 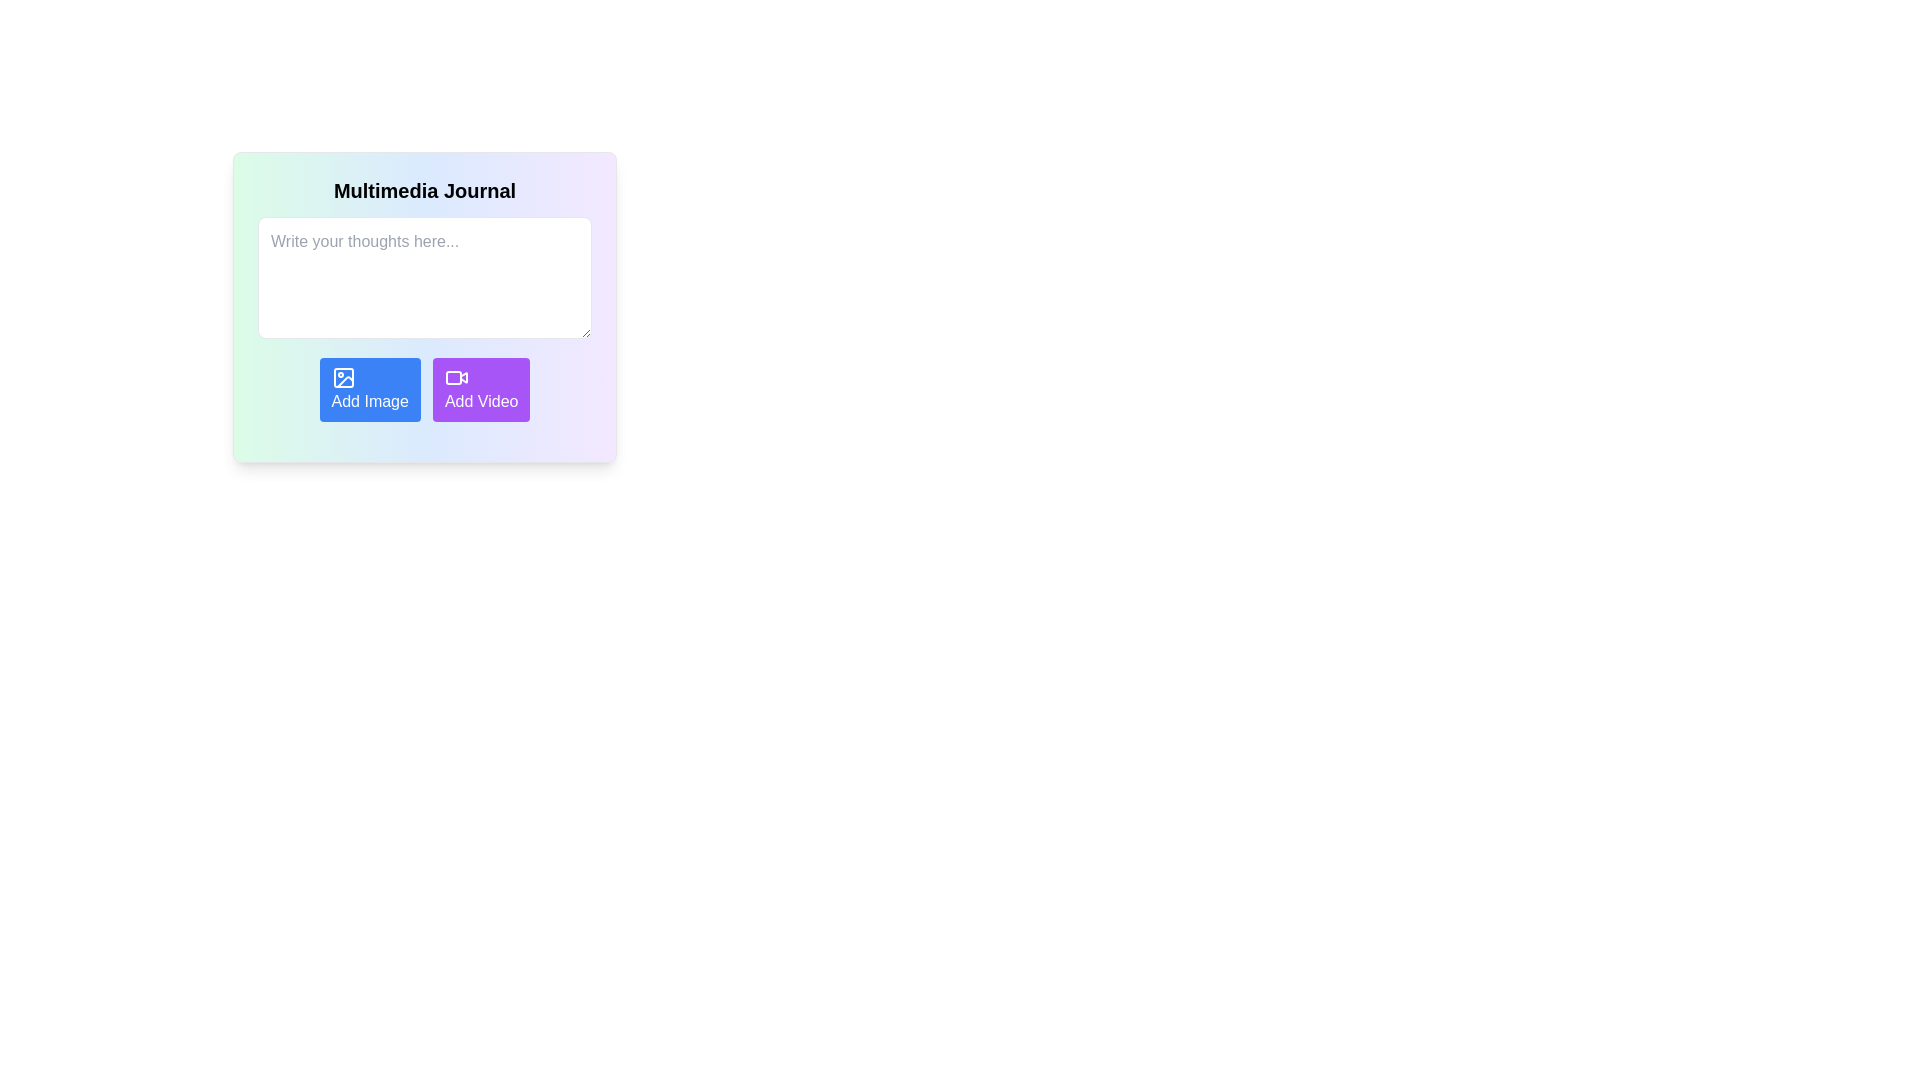 What do you see at coordinates (452, 378) in the screenshot?
I see `the icon element which is a purple rectangle with rounded corners inside the 'Add Video' button located at the bottom-right of the 'Multimedia Journal' dialog box` at bounding box center [452, 378].